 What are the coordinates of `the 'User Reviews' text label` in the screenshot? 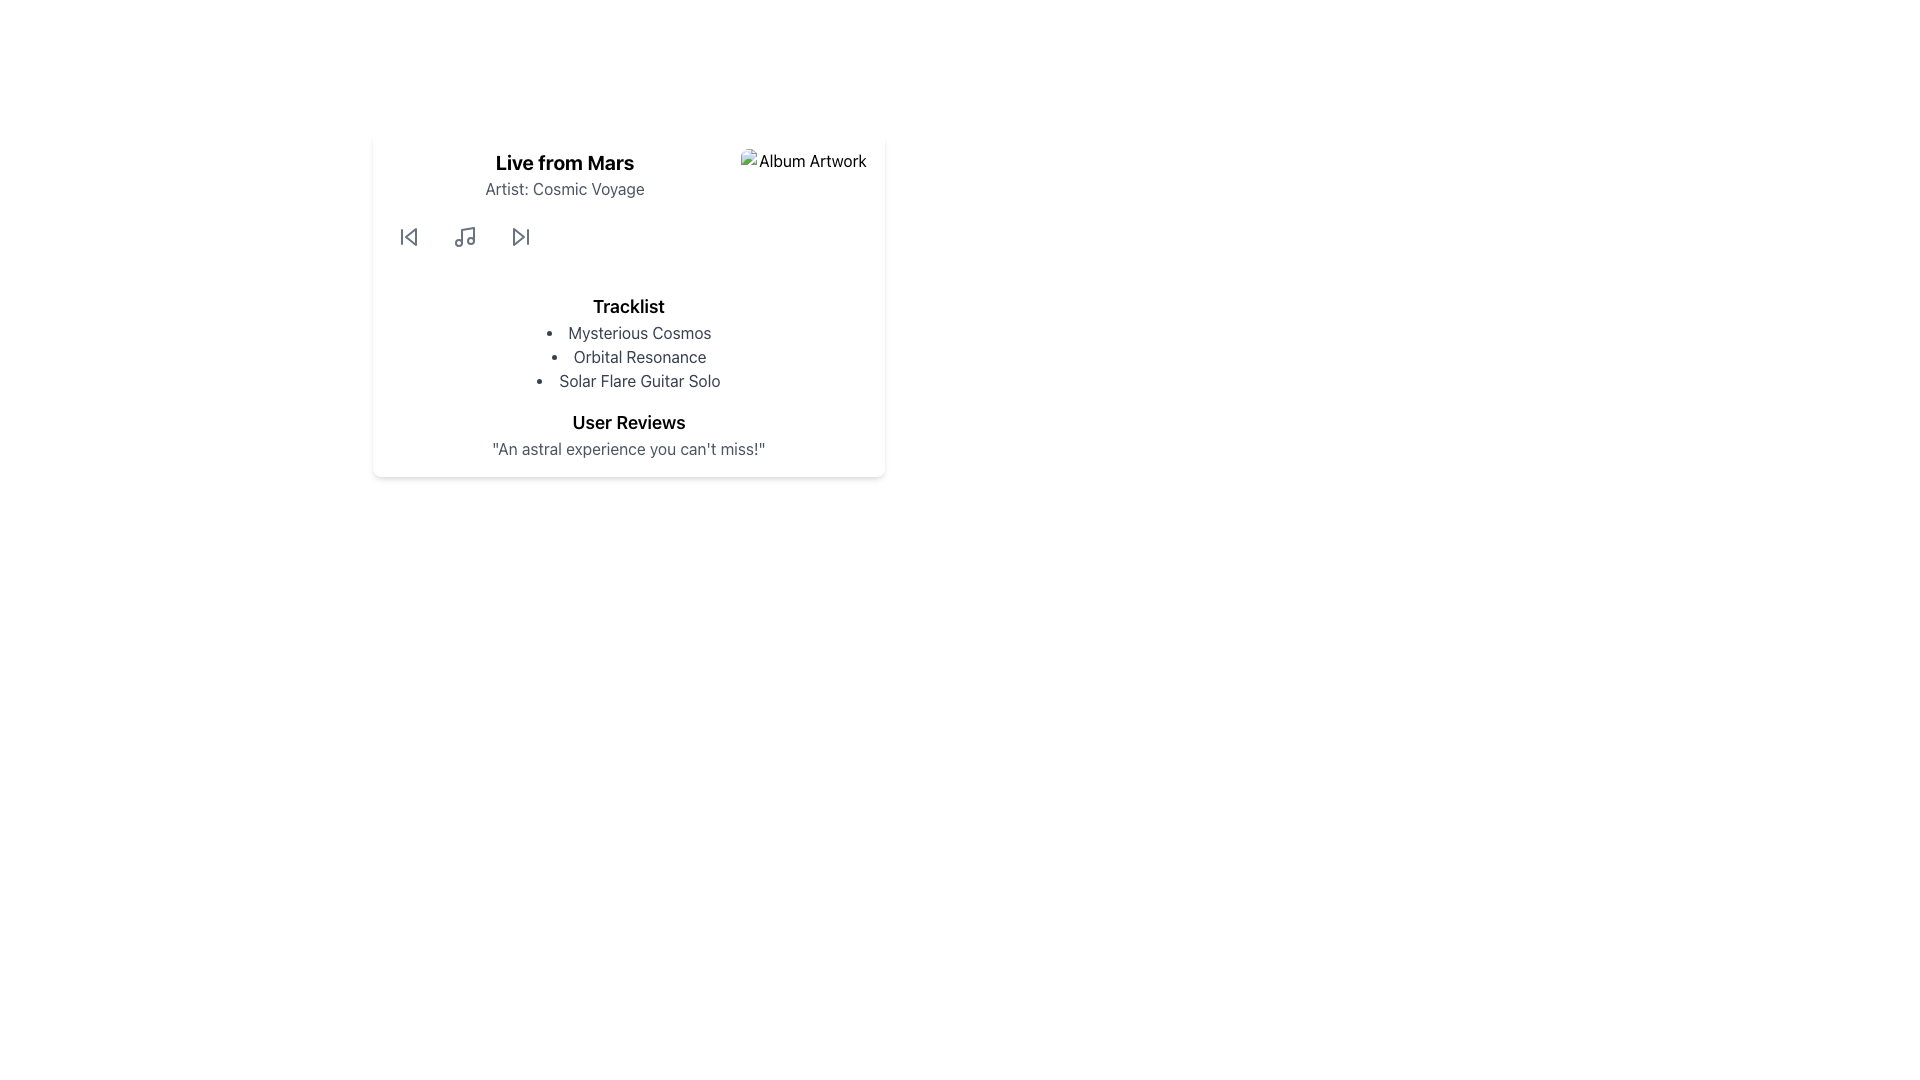 It's located at (627, 422).